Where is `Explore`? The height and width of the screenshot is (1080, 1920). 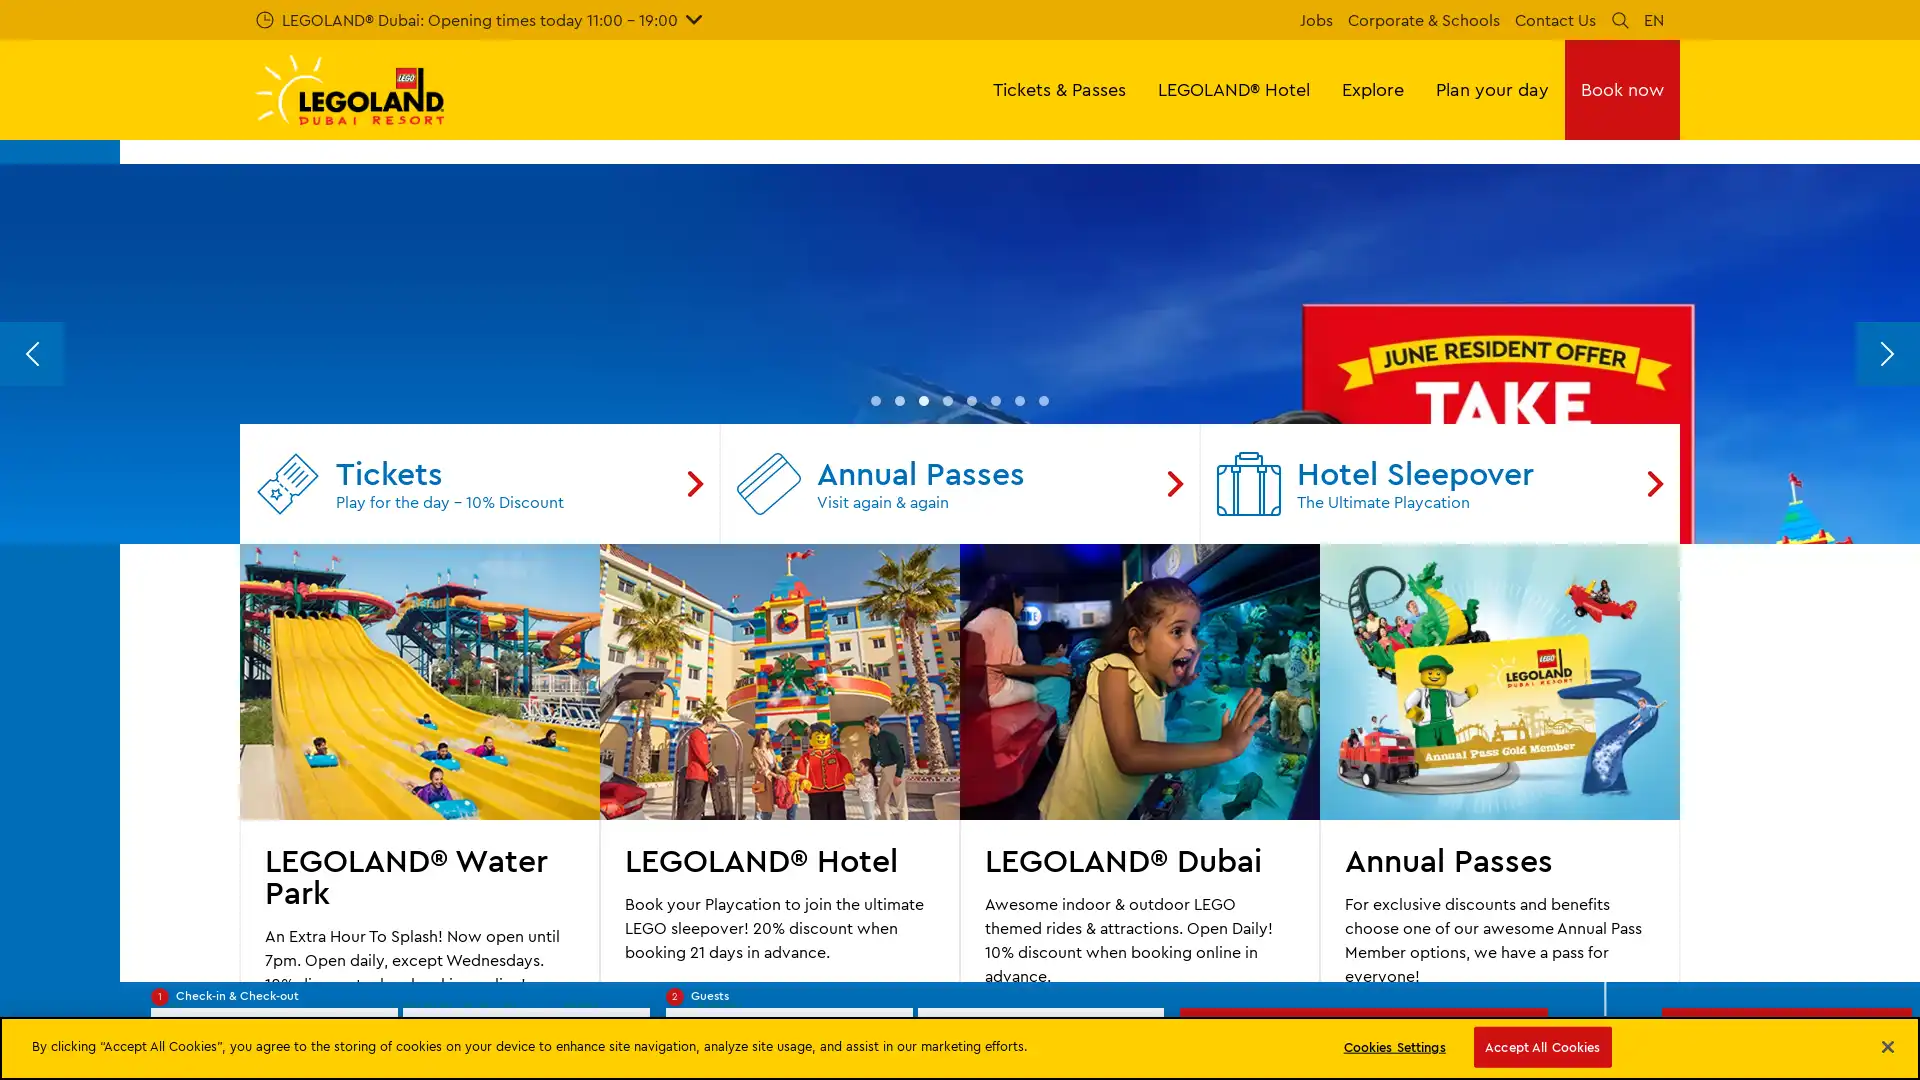
Explore is located at coordinates (1371, 88).